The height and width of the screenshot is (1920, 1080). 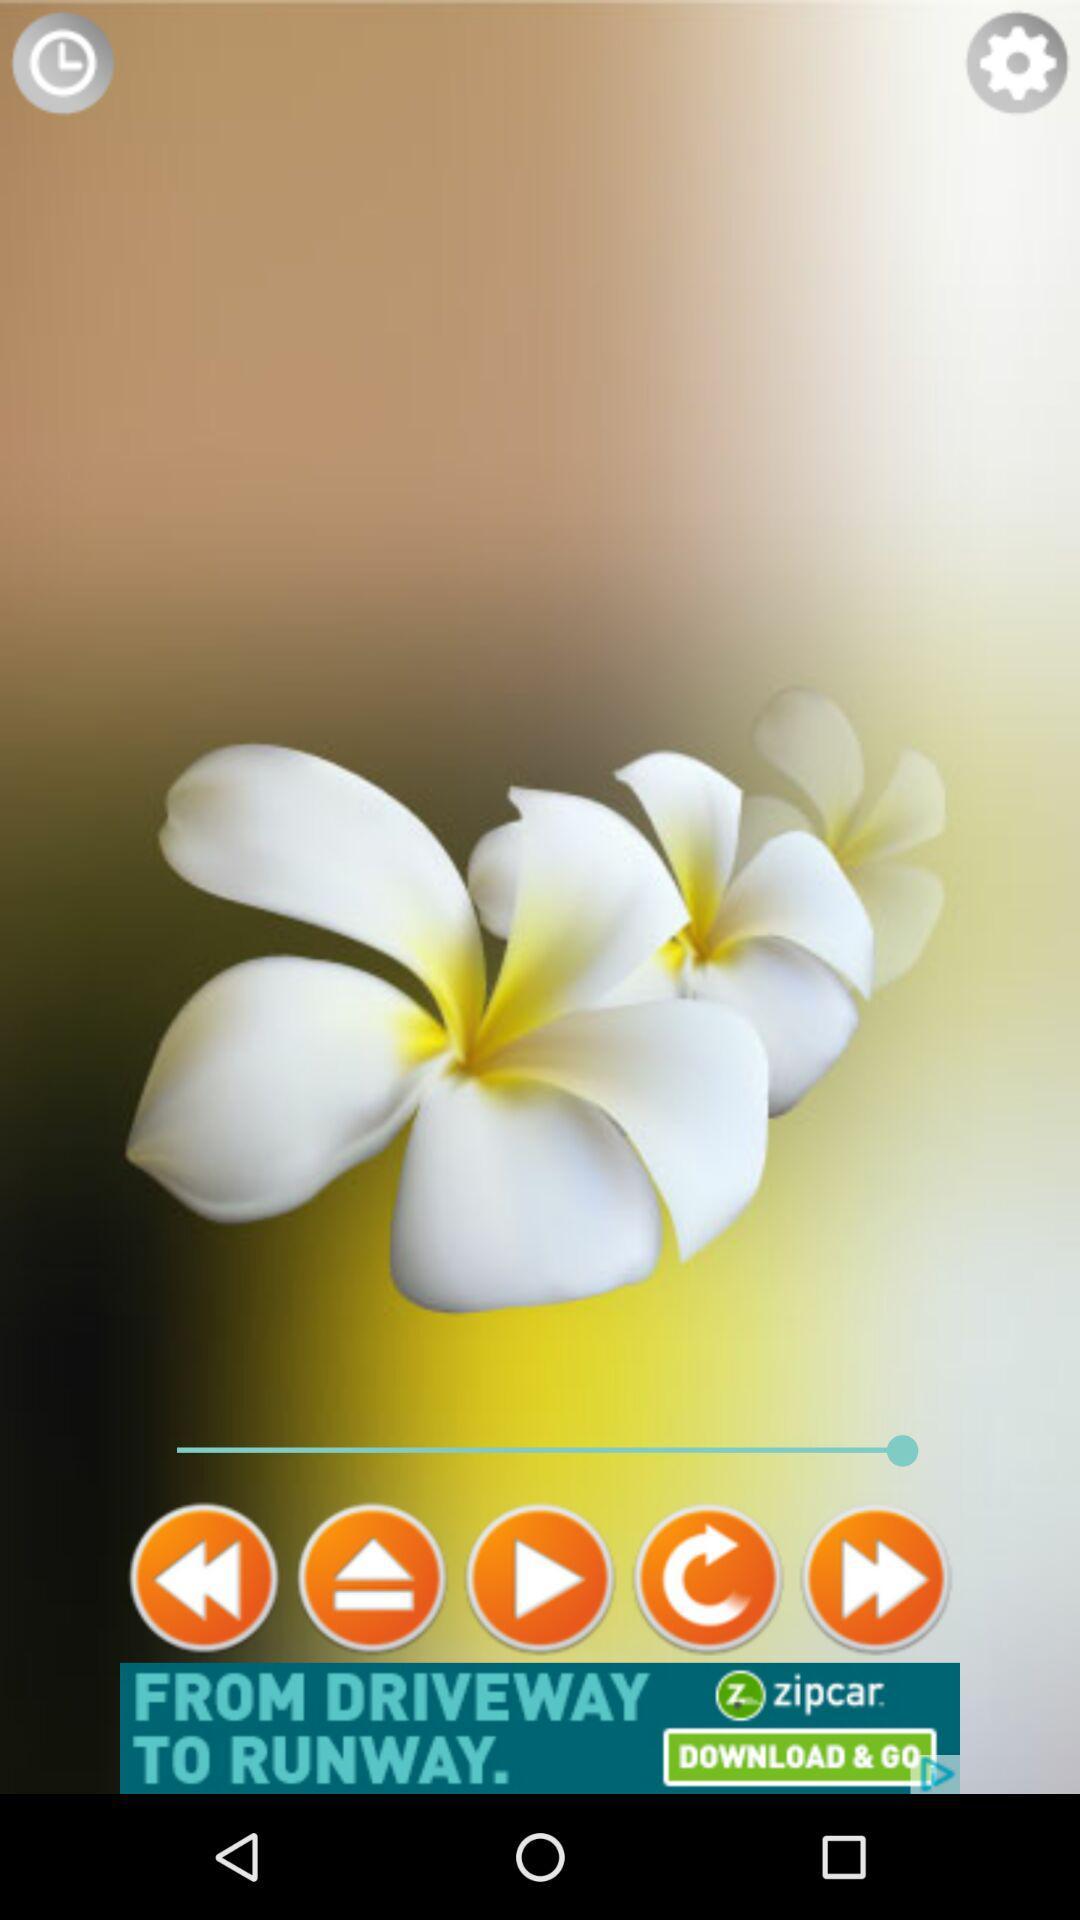 What do you see at coordinates (371, 1577) in the screenshot?
I see `the home icon` at bounding box center [371, 1577].